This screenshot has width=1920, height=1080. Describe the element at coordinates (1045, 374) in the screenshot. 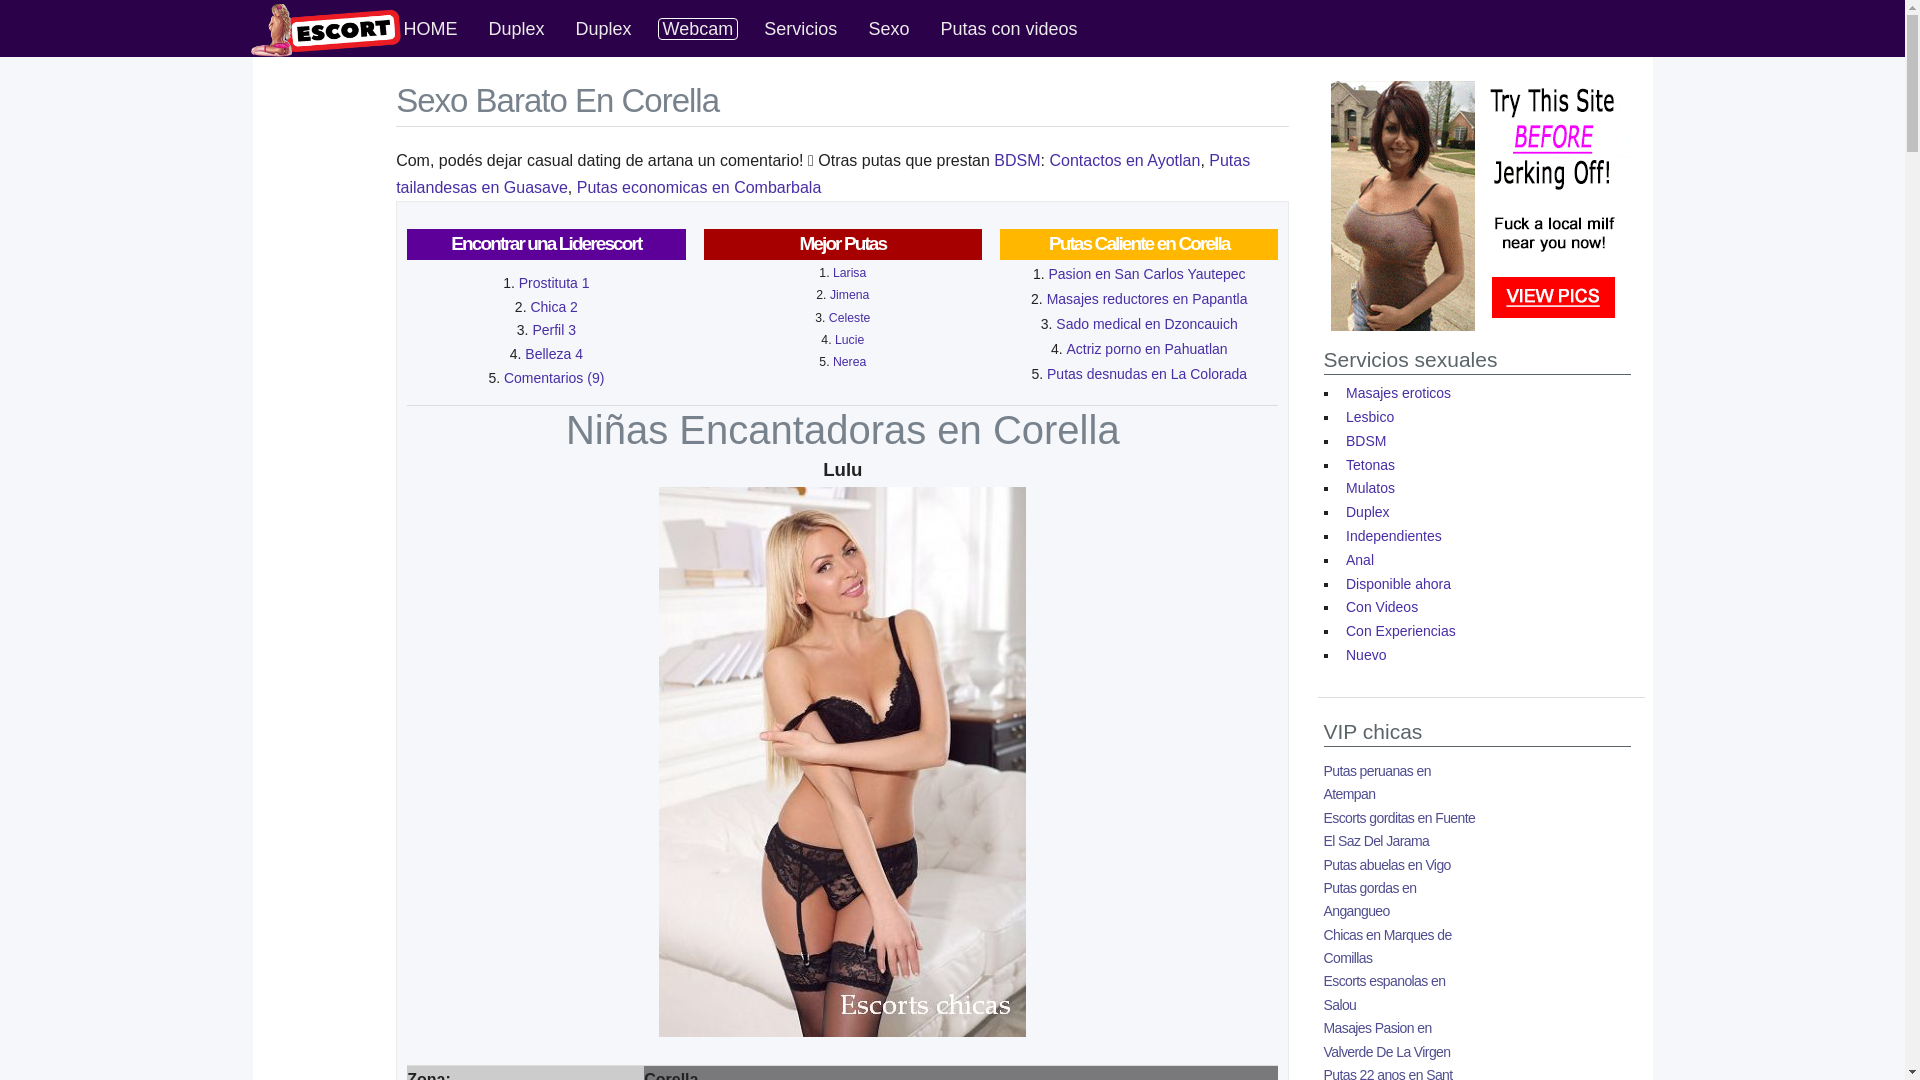

I see `'Putas desnudas en La Colorada'` at that location.